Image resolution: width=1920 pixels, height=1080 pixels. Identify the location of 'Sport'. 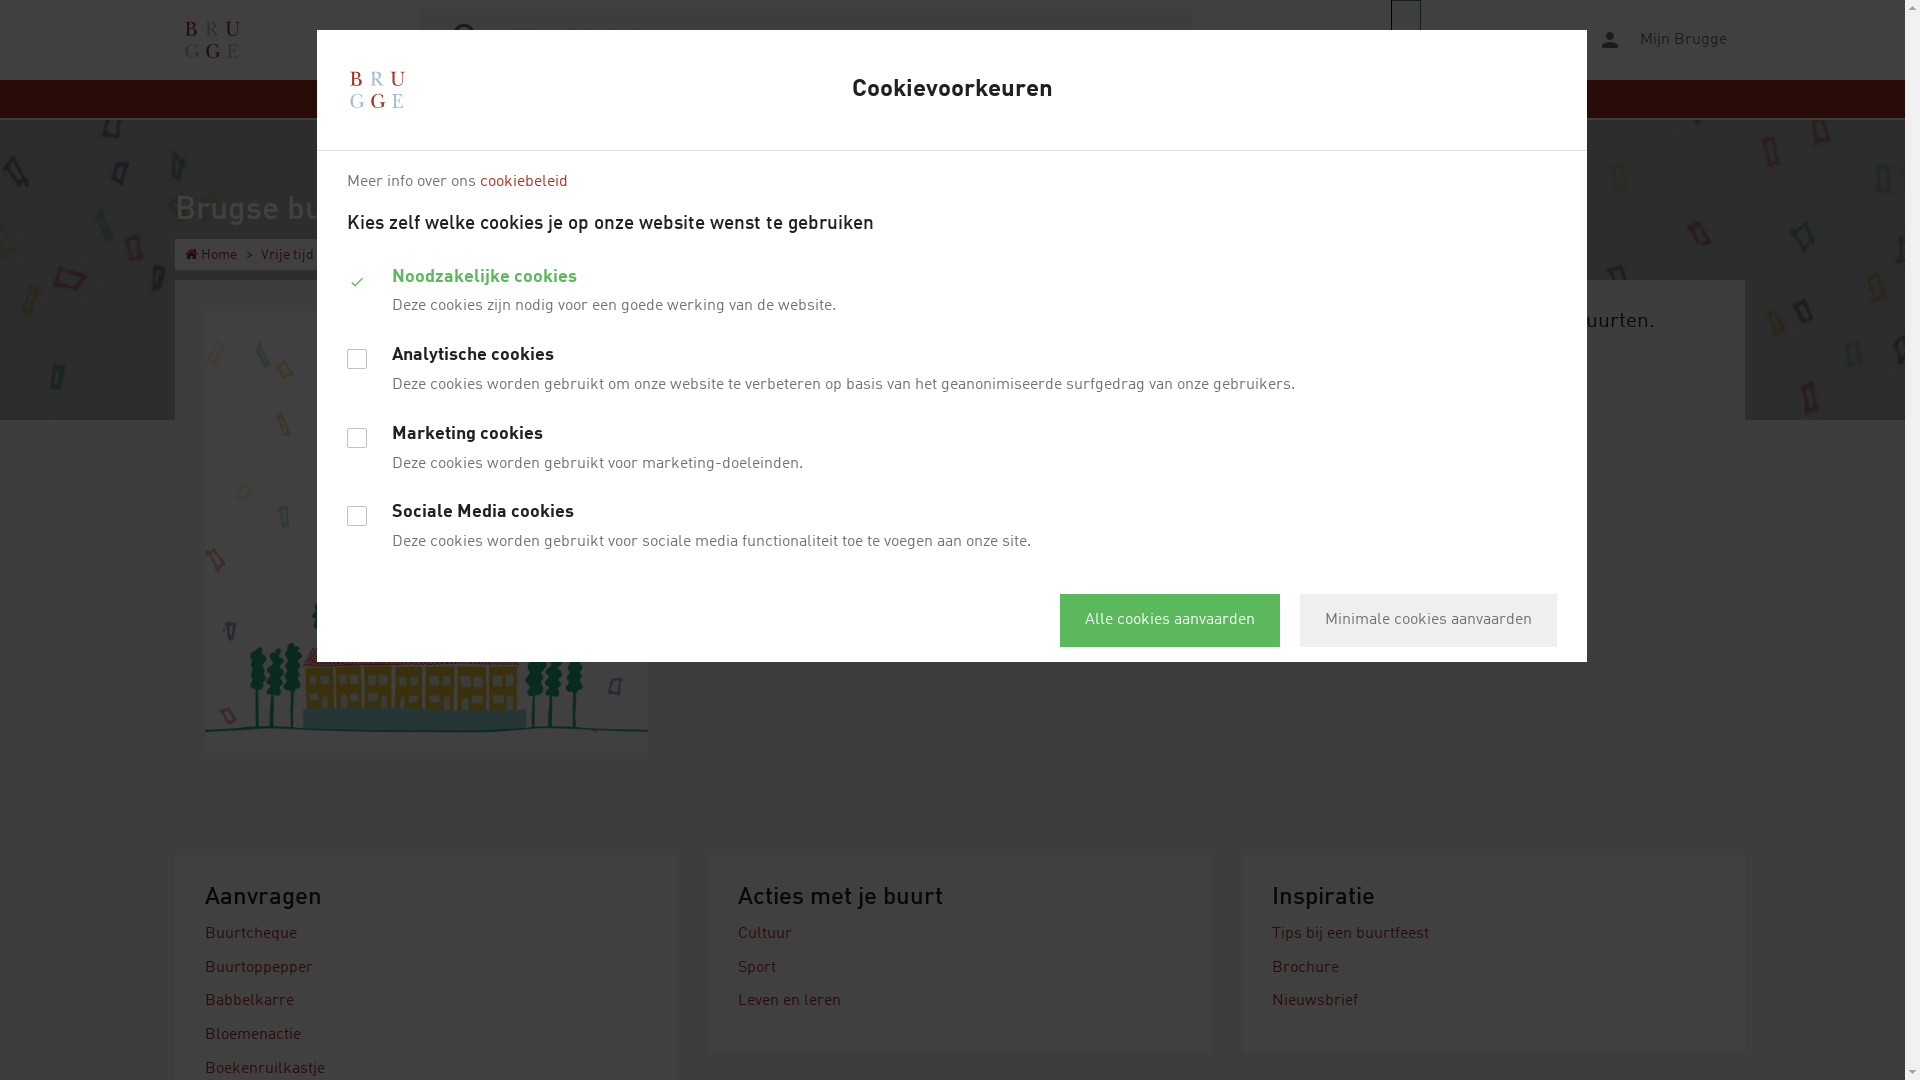
(756, 967).